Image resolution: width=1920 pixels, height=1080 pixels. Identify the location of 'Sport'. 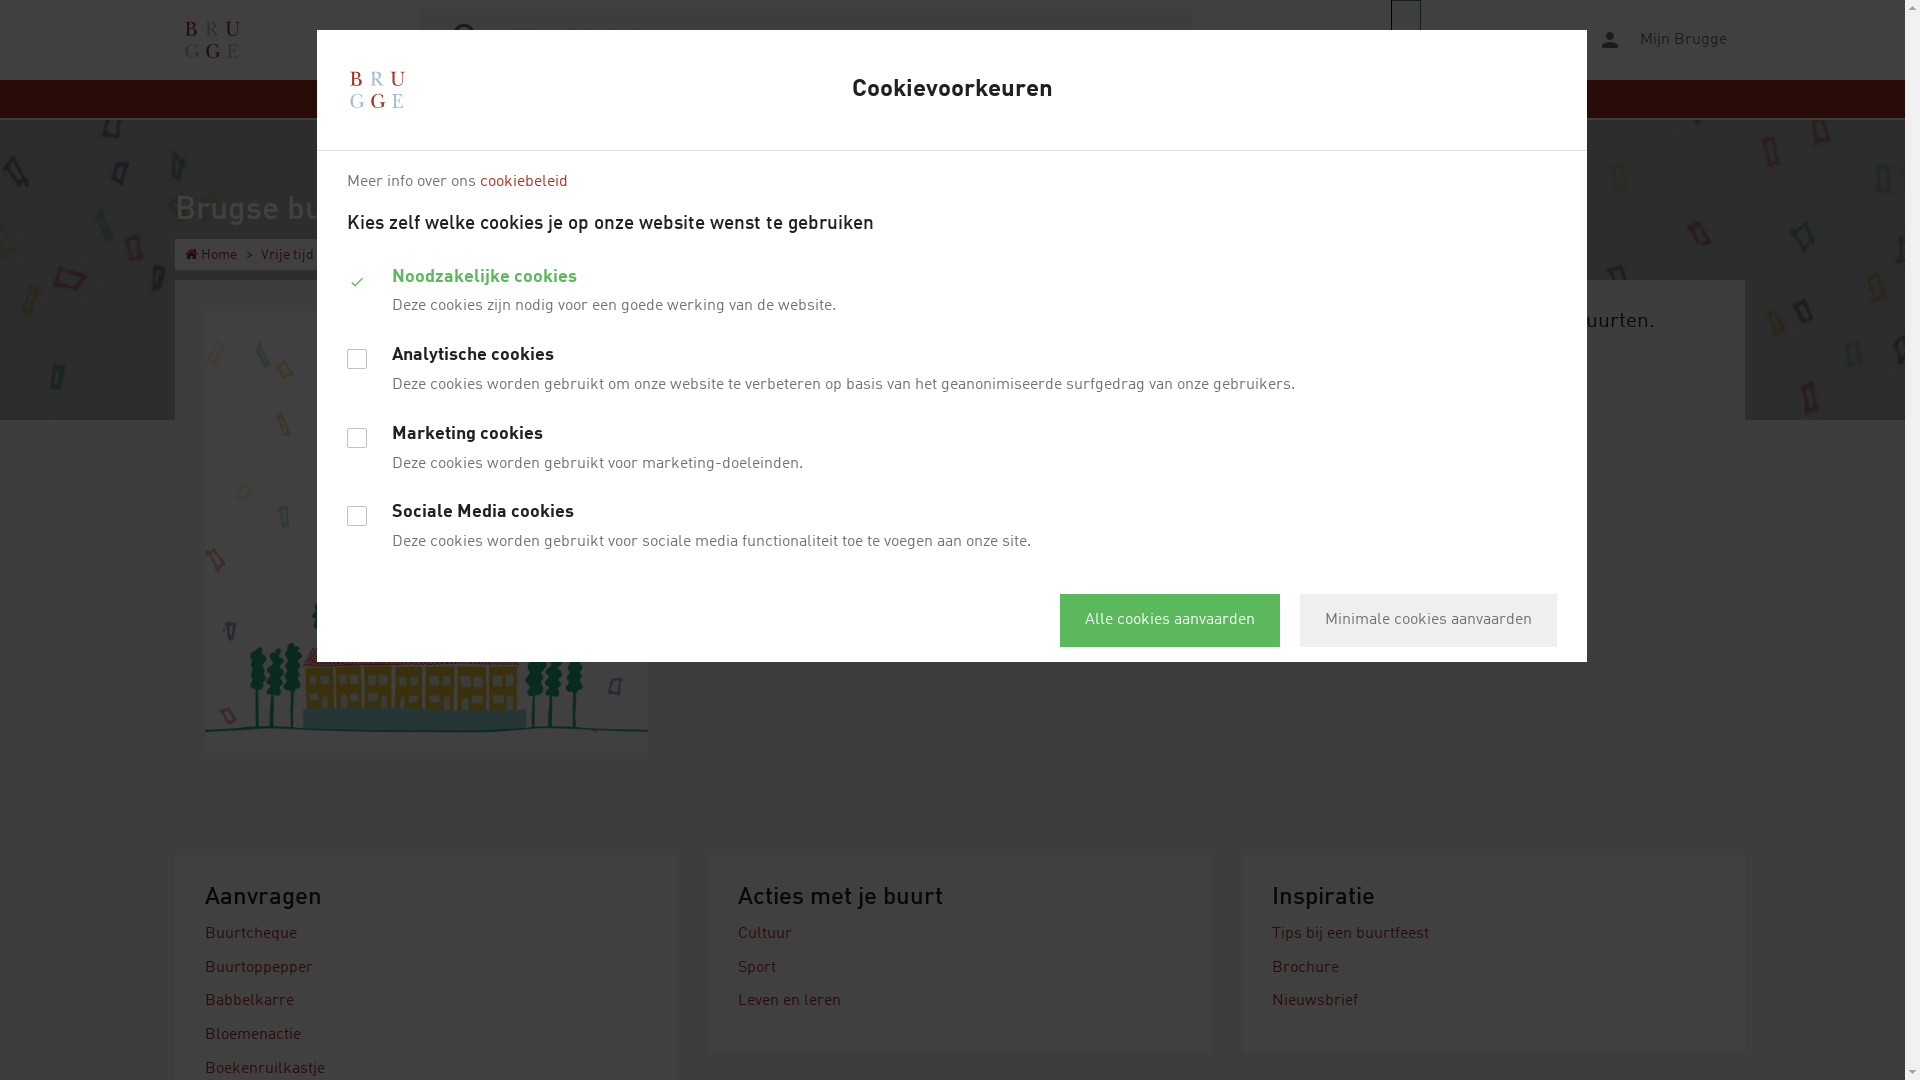
(756, 967).